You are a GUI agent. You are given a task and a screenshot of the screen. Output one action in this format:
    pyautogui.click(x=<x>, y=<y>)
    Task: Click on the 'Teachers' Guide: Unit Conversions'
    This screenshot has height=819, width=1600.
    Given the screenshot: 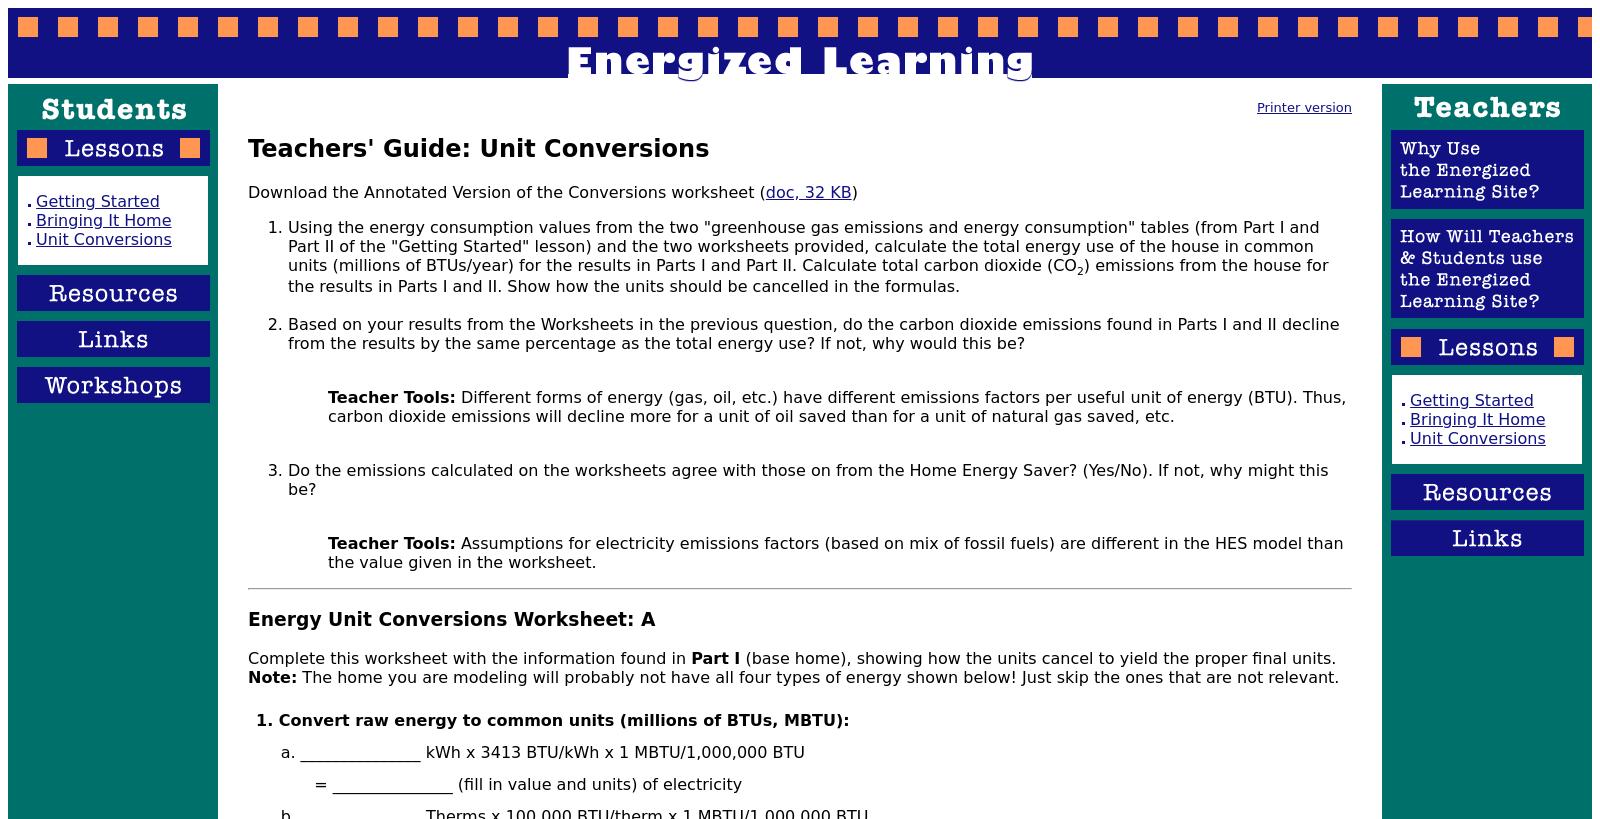 What is the action you would take?
    pyautogui.click(x=477, y=146)
    